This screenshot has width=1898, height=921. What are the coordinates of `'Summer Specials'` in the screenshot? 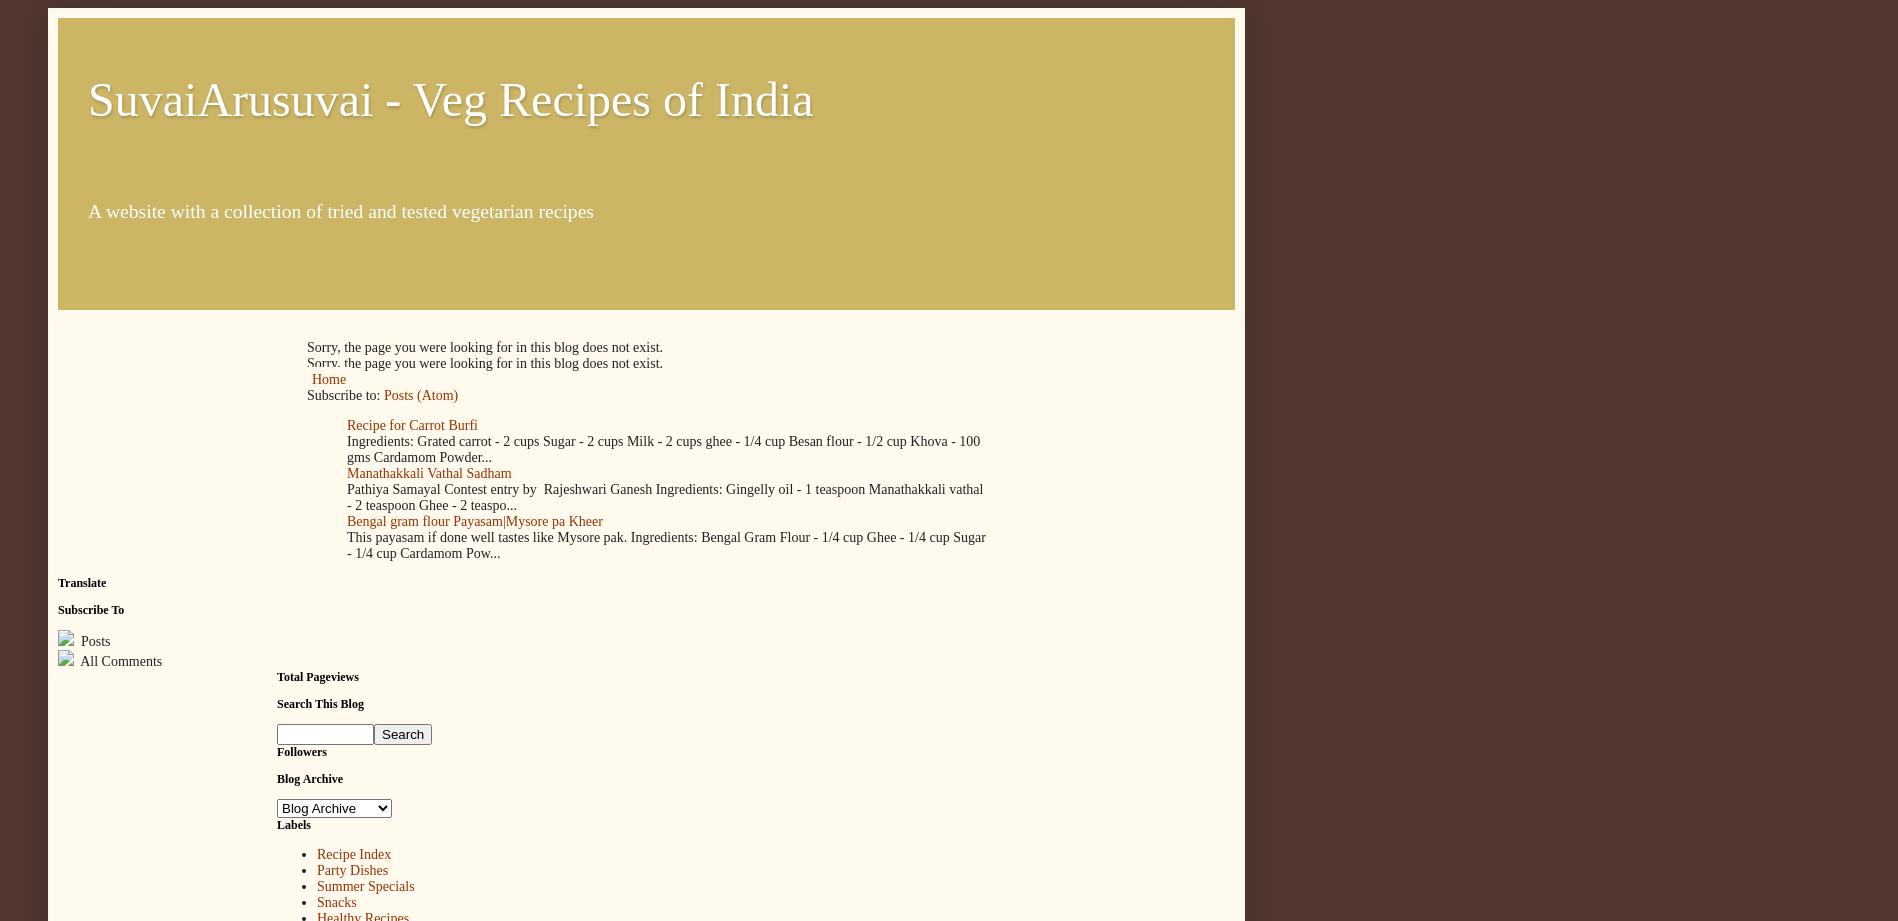 It's located at (365, 885).